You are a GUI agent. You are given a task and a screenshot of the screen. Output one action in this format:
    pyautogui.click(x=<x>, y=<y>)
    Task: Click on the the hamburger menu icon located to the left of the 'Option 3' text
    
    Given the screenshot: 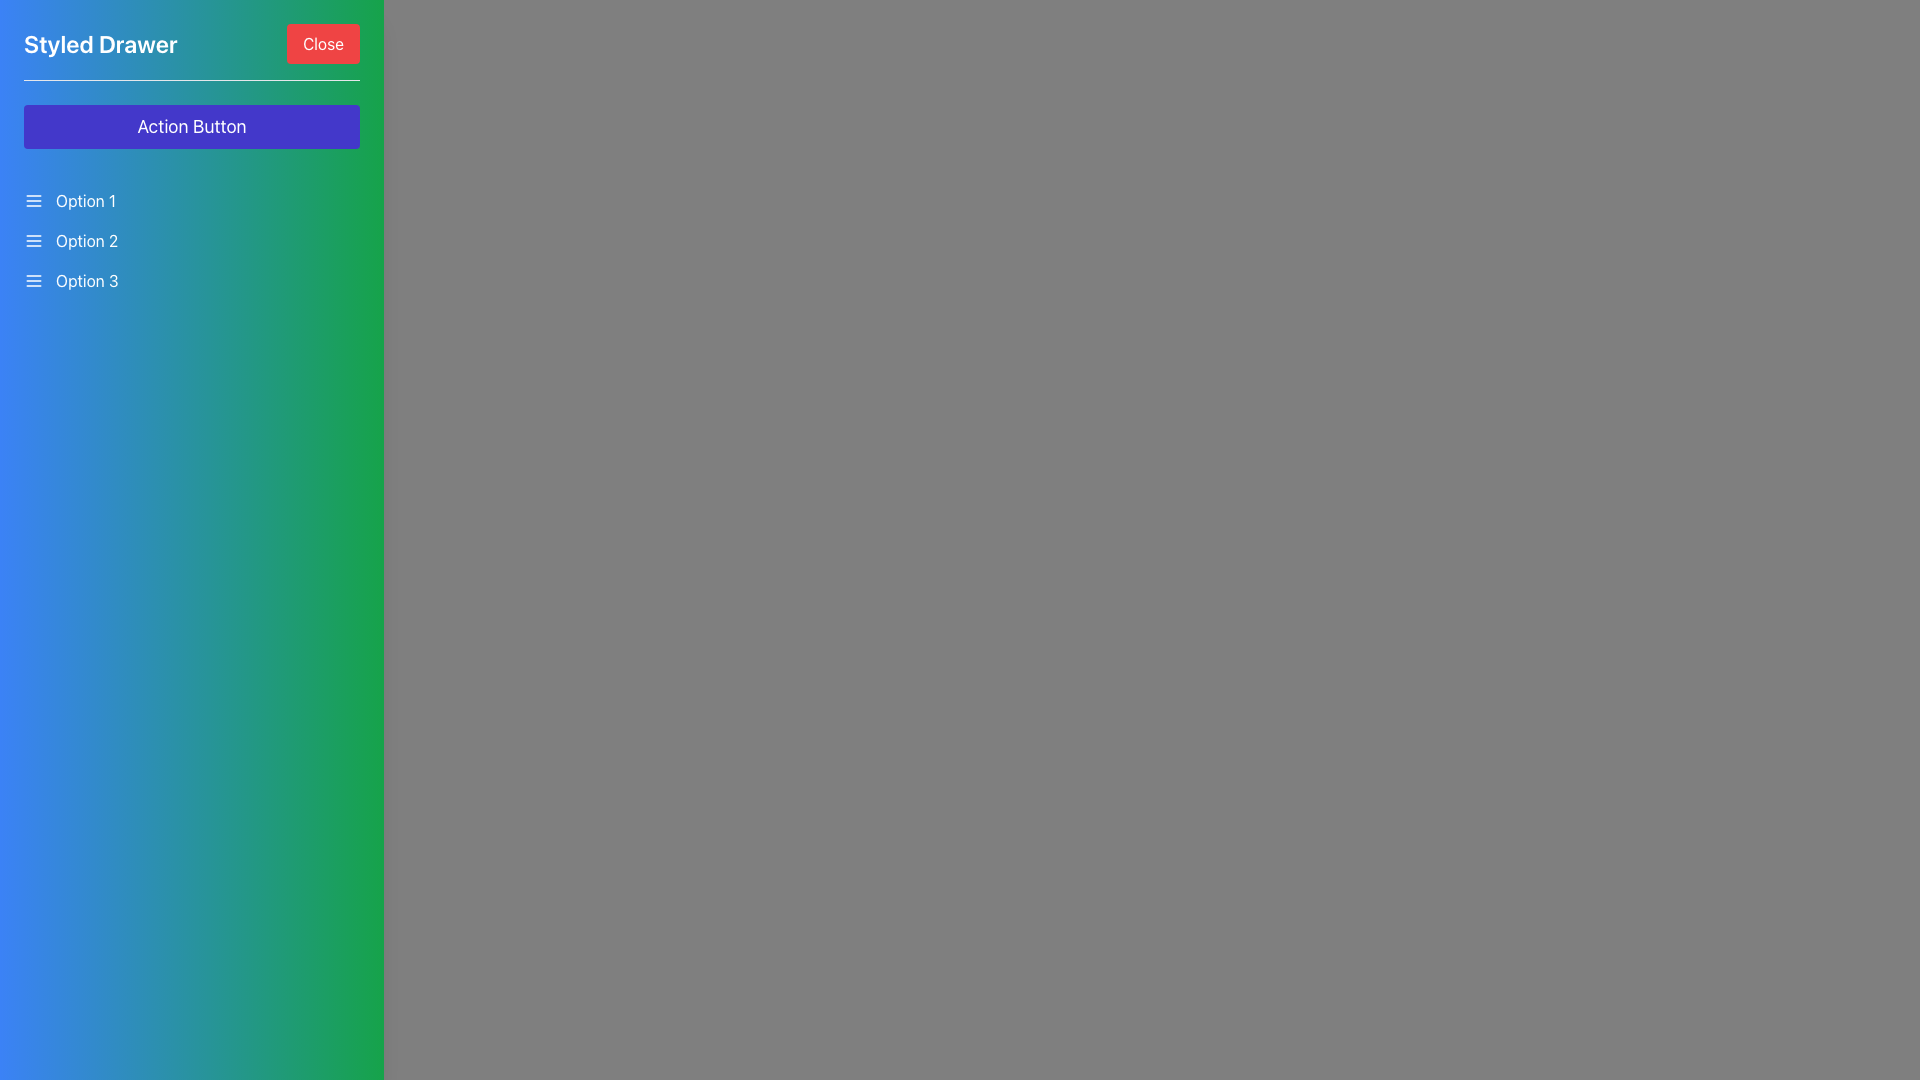 What is the action you would take?
    pyautogui.click(x=33, y=281)
    